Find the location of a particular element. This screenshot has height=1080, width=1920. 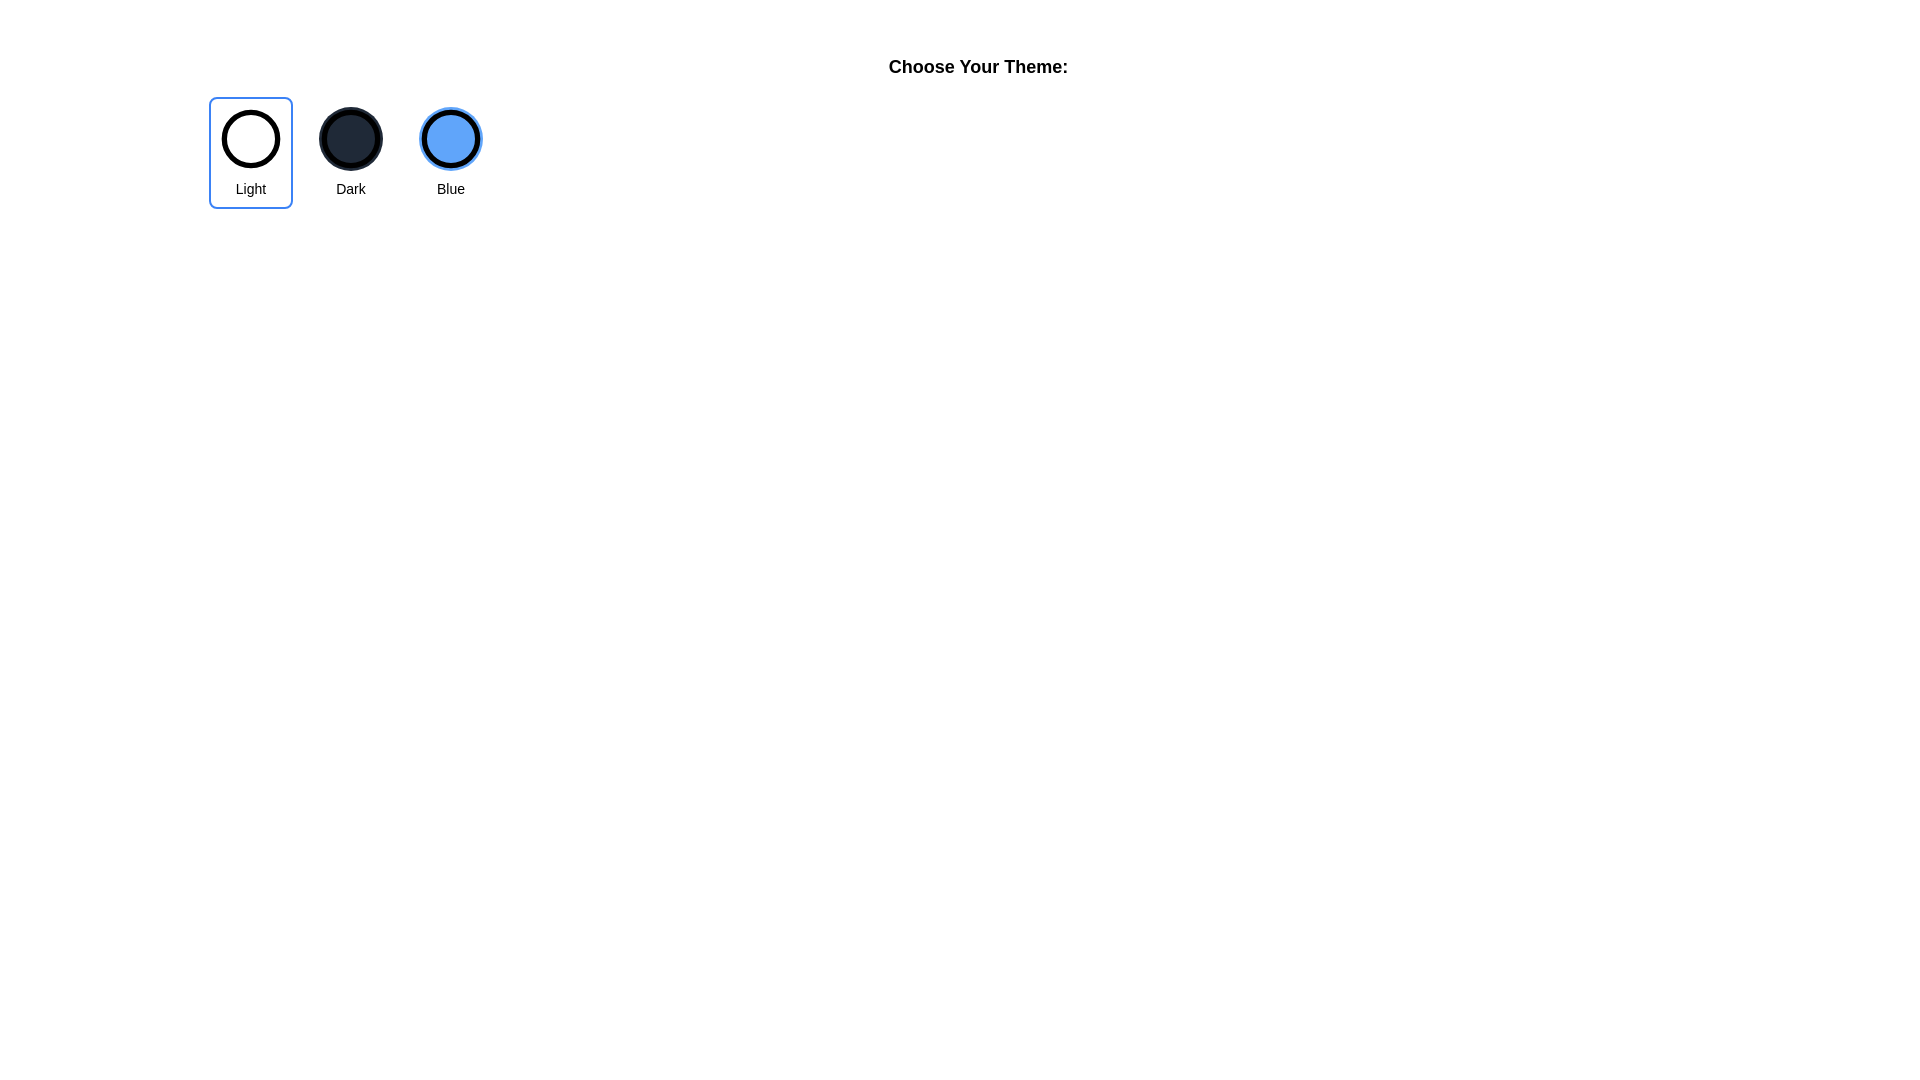

the circular element with a dark fill and lighter border, positioned in the middle of three horizontally arranged circles labeled 'Light', 'Dark', and 'Blue' is located at coordinates (350, 137).